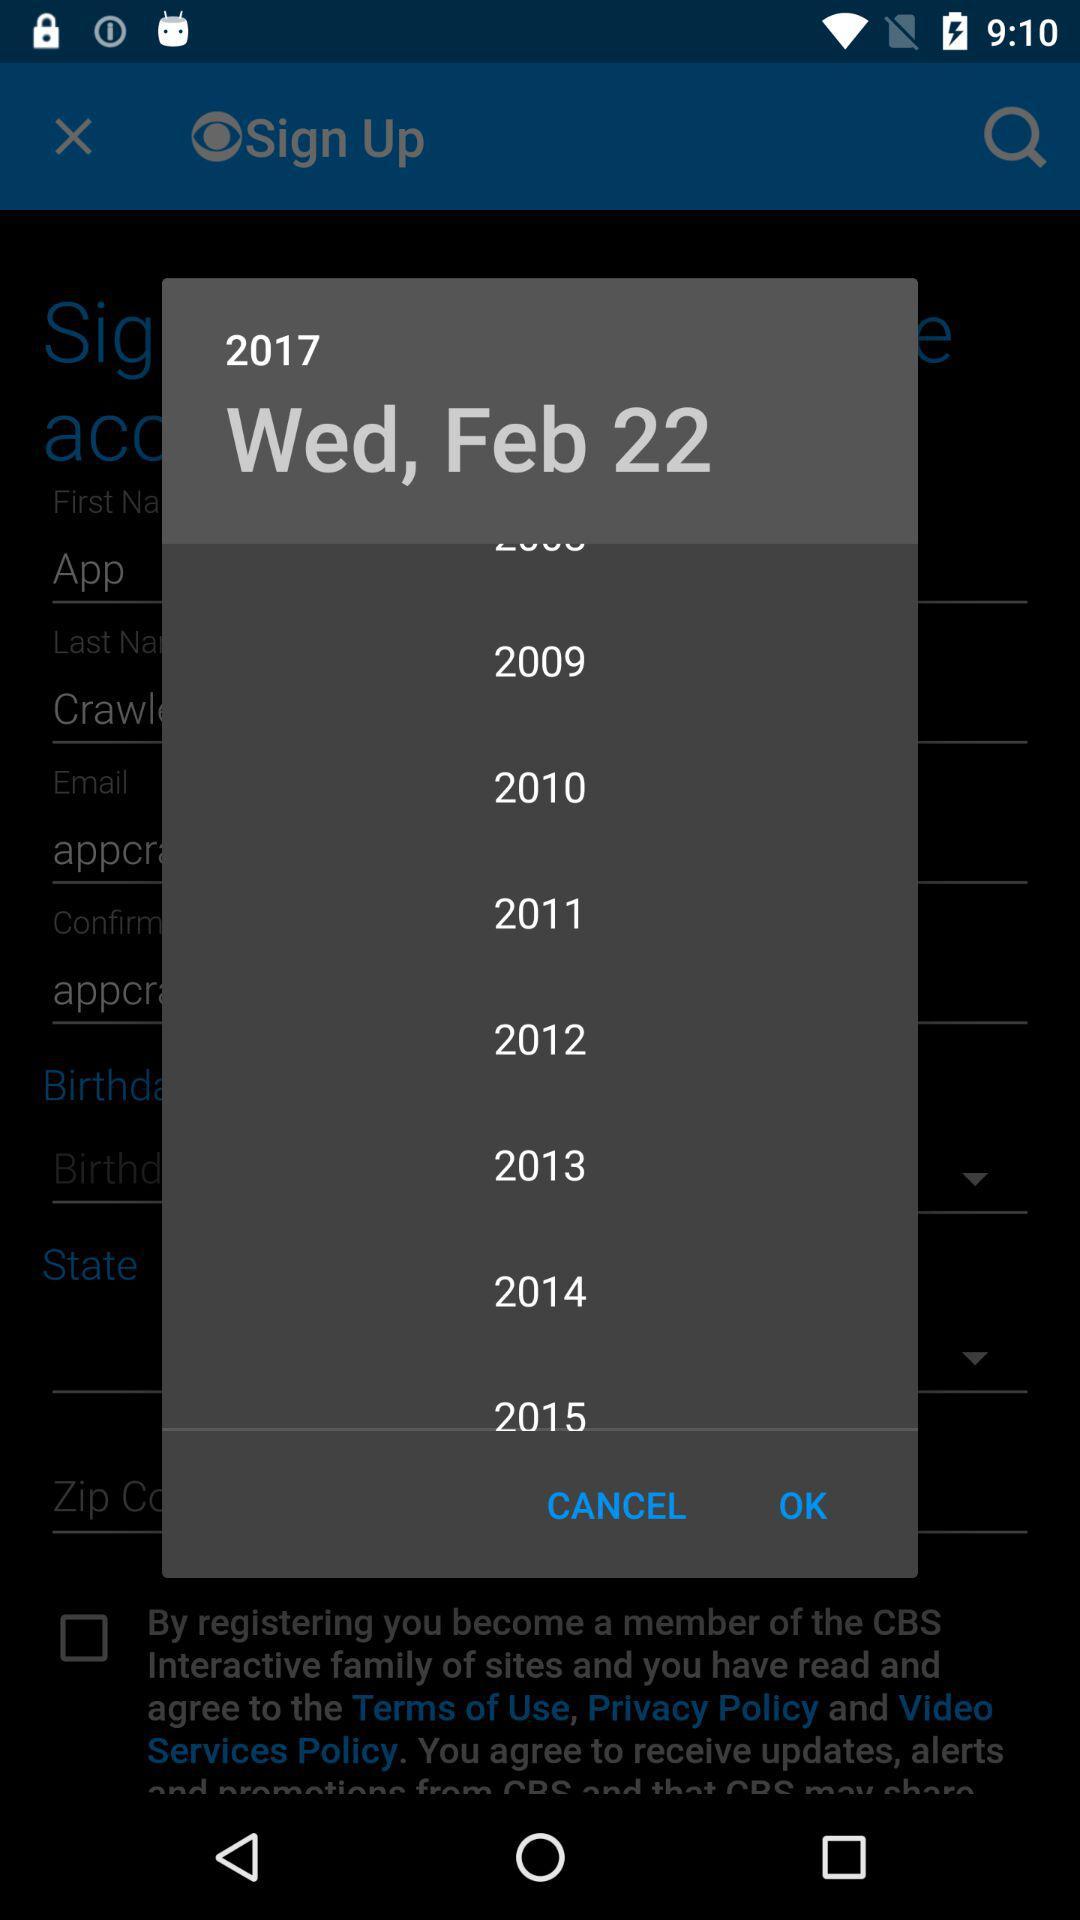 This screenshot has height=1920, width=1080. Describe the element at coordinates (801, 1504) in the screenshot. I see `ok icon` at that location.